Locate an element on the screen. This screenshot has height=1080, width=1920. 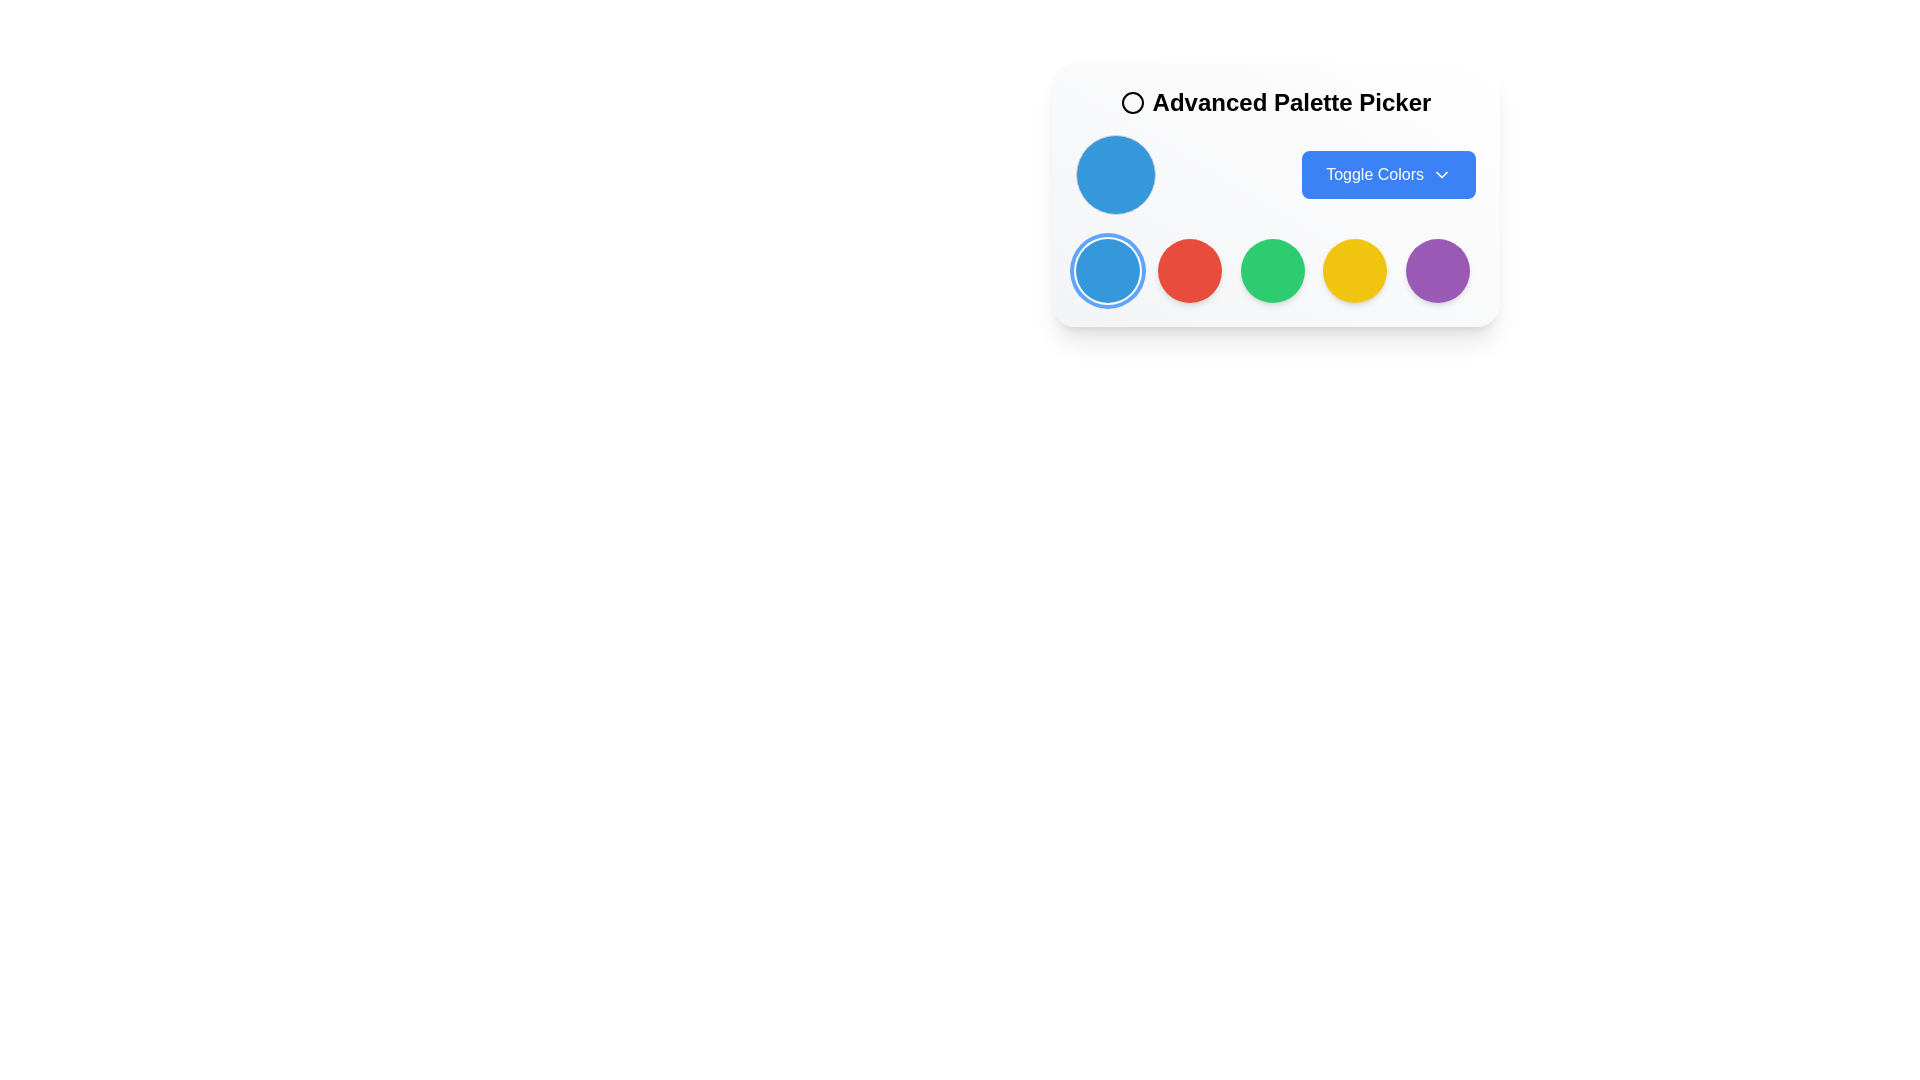
the downward chevron icon located at the right end of the 'Toggle Colors' button is located at coordinates (1441, 173).